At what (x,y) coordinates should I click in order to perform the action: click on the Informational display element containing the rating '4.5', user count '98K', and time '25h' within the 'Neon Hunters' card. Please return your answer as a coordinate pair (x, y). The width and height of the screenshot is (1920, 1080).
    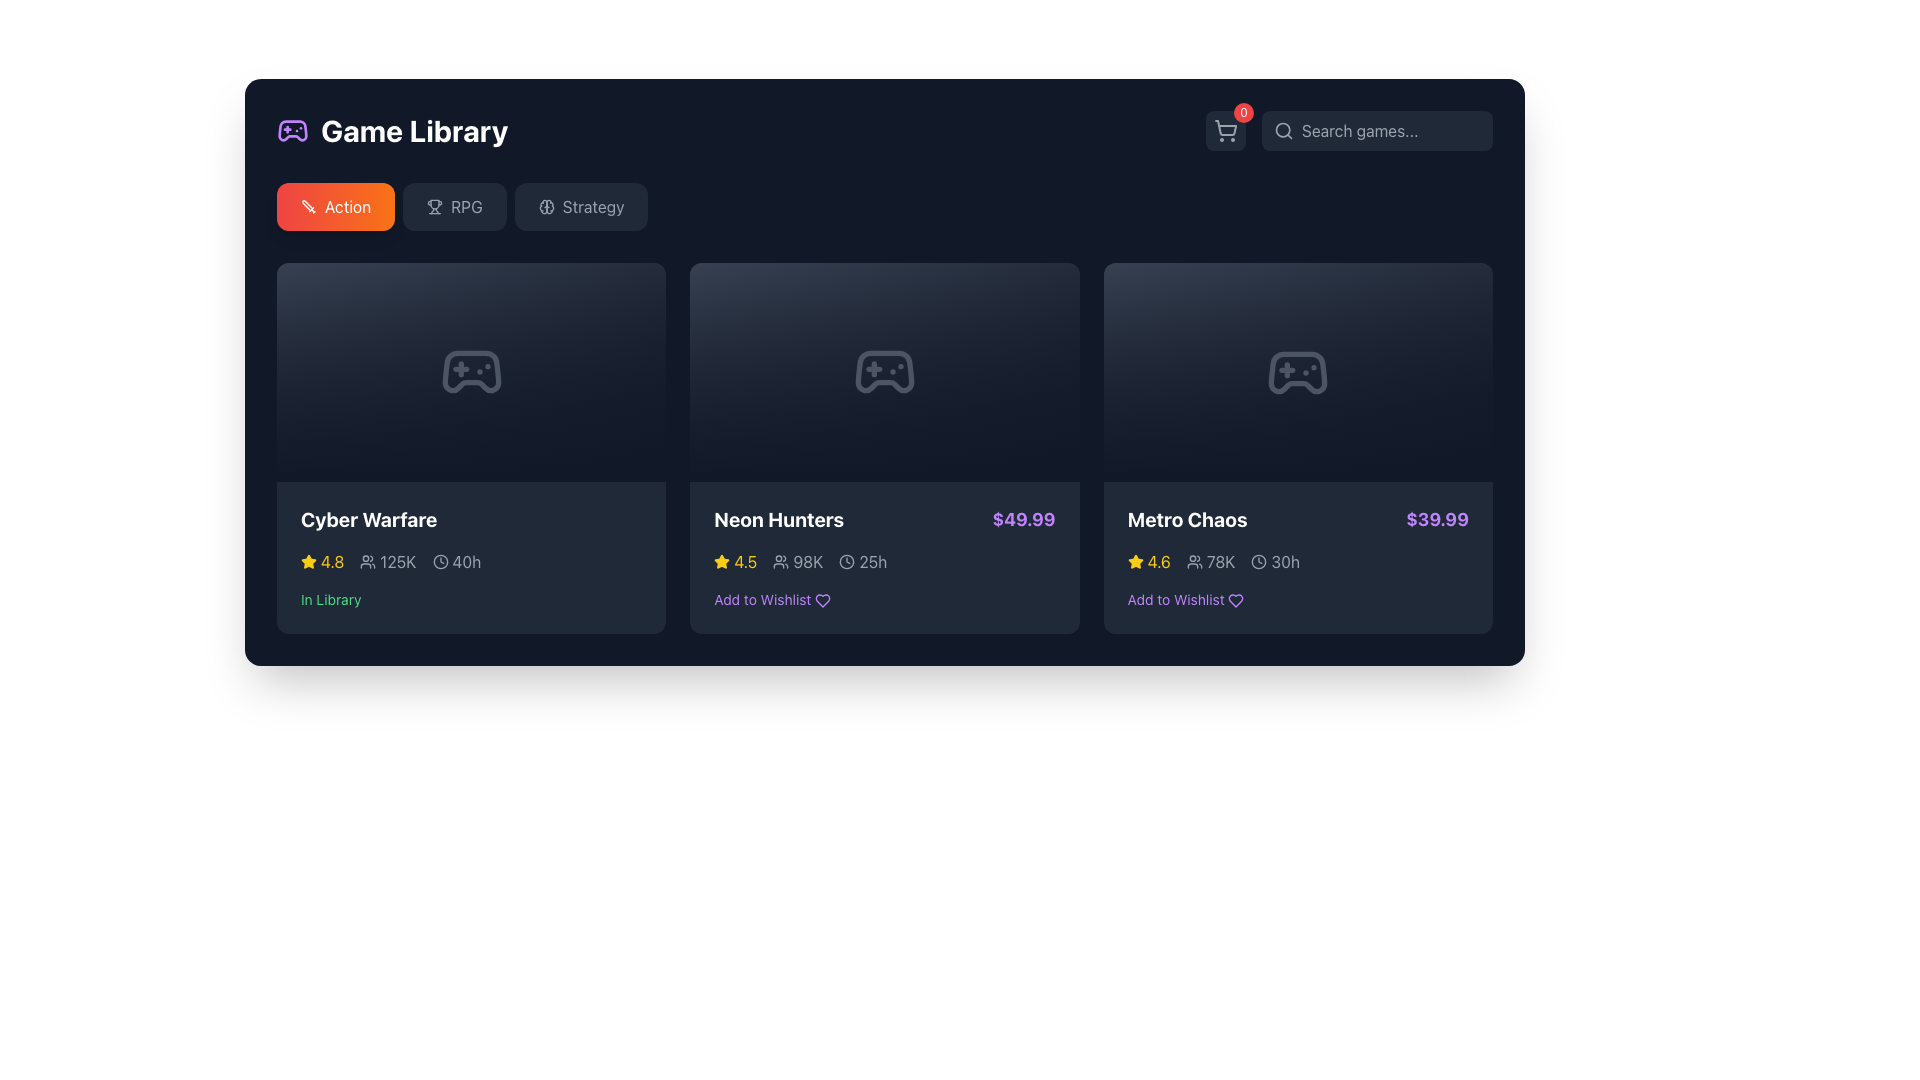
    Looking at the image, I should click on (883, 562).